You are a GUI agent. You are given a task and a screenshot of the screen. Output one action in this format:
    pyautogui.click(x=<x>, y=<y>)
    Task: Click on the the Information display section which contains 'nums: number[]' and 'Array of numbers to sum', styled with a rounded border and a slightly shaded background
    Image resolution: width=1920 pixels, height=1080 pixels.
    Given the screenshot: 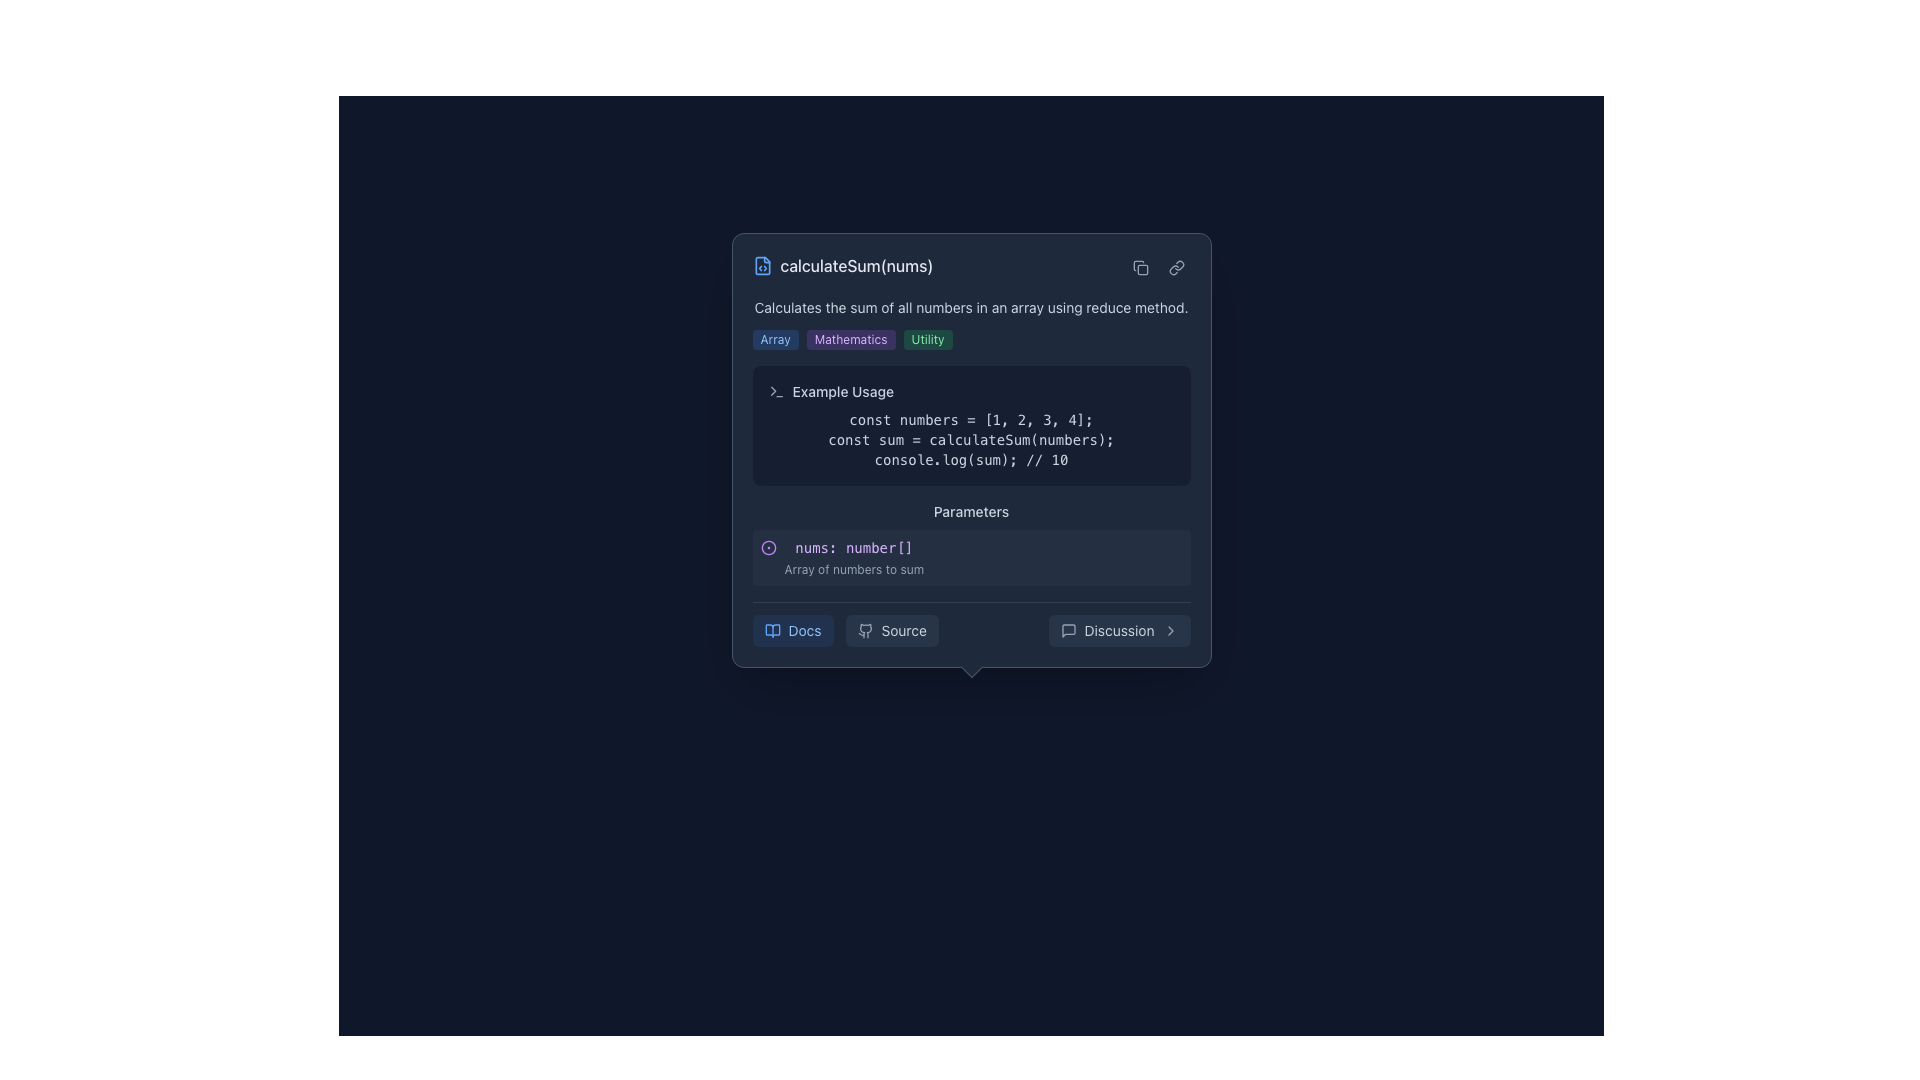 What is the action you would take?
    pyautogui.click(x=971, y=558)
    